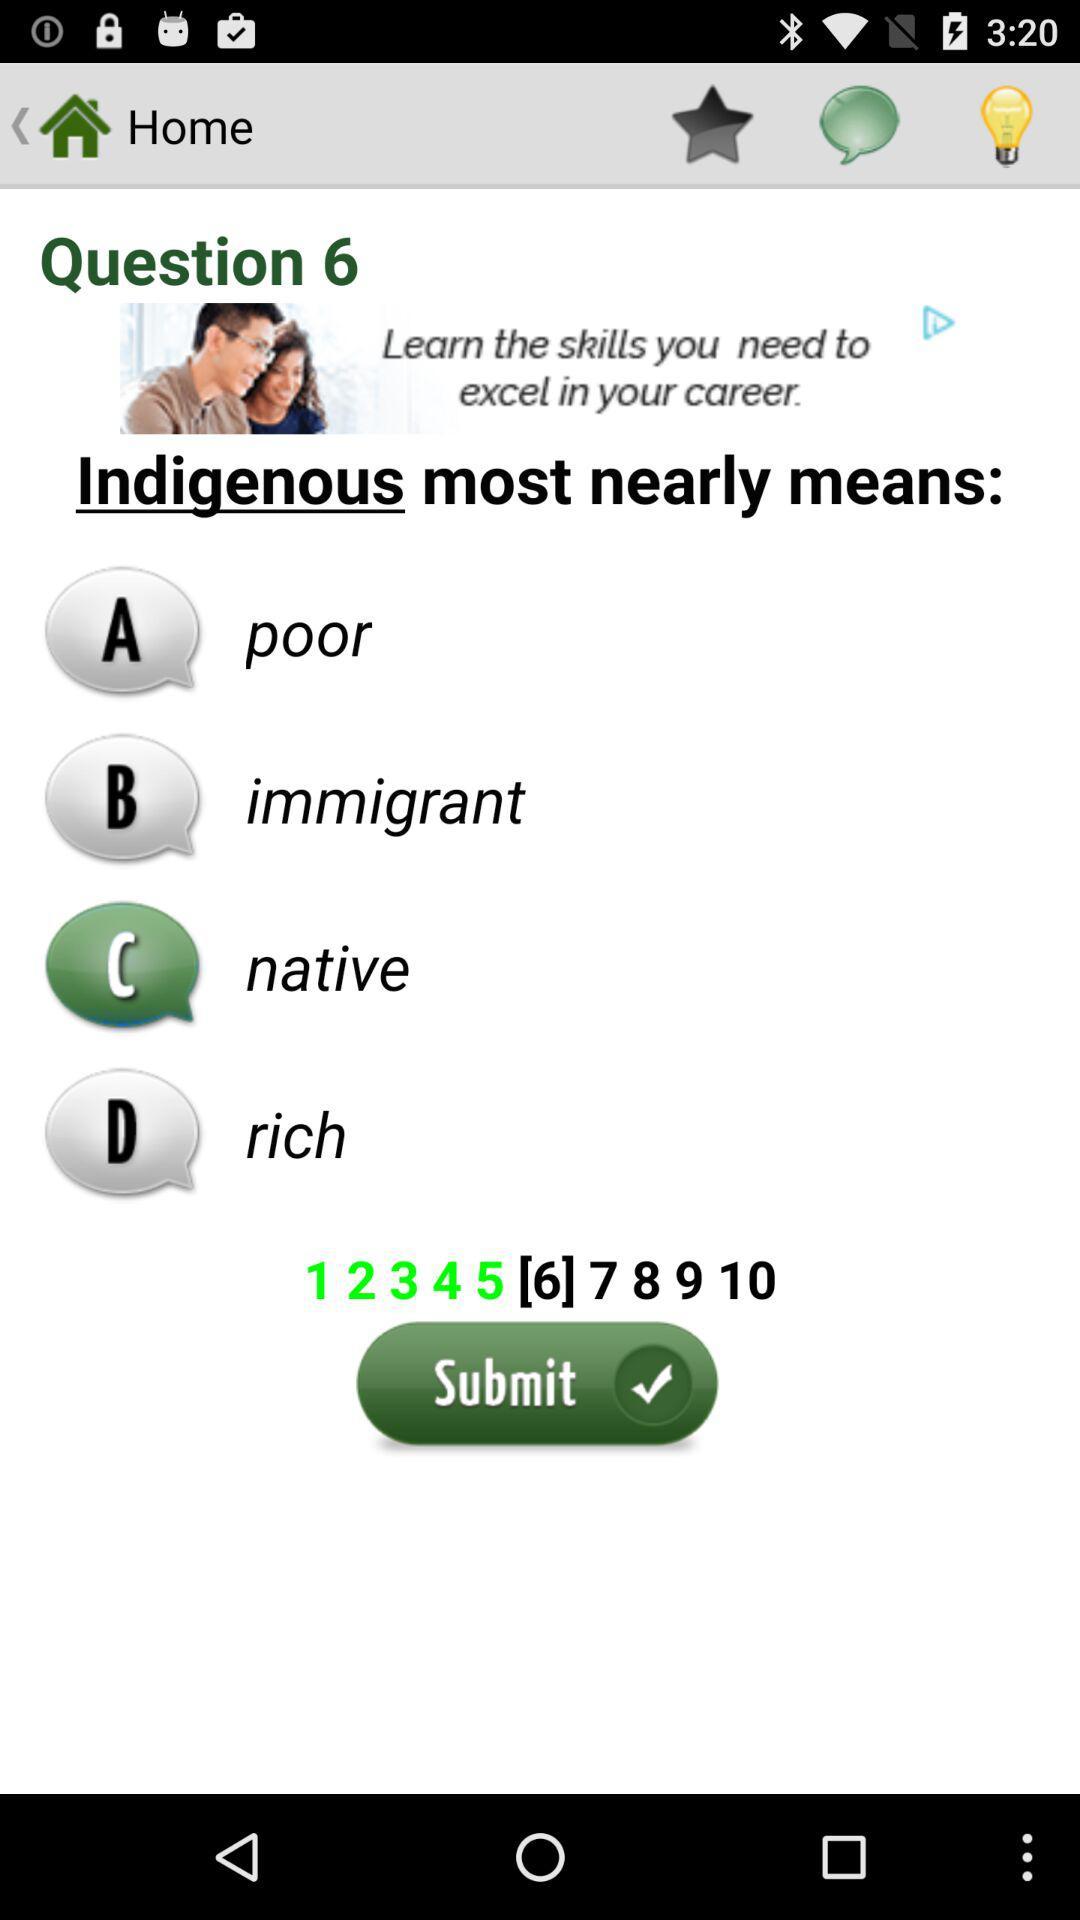  I want to click on immigrant, so click(385, 797).